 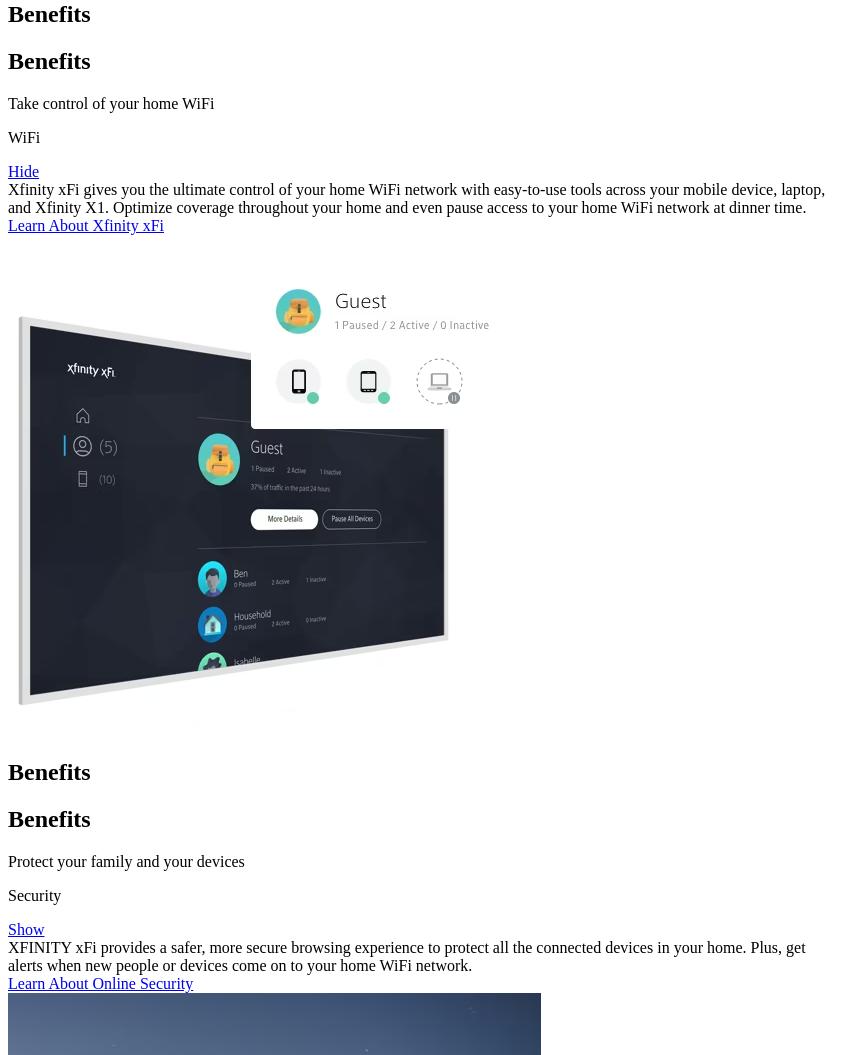 What do you see at coordinates (124, 860) in the screenshot?
I see `'Protect your family and your devices'` at bounding box center [124, 860].